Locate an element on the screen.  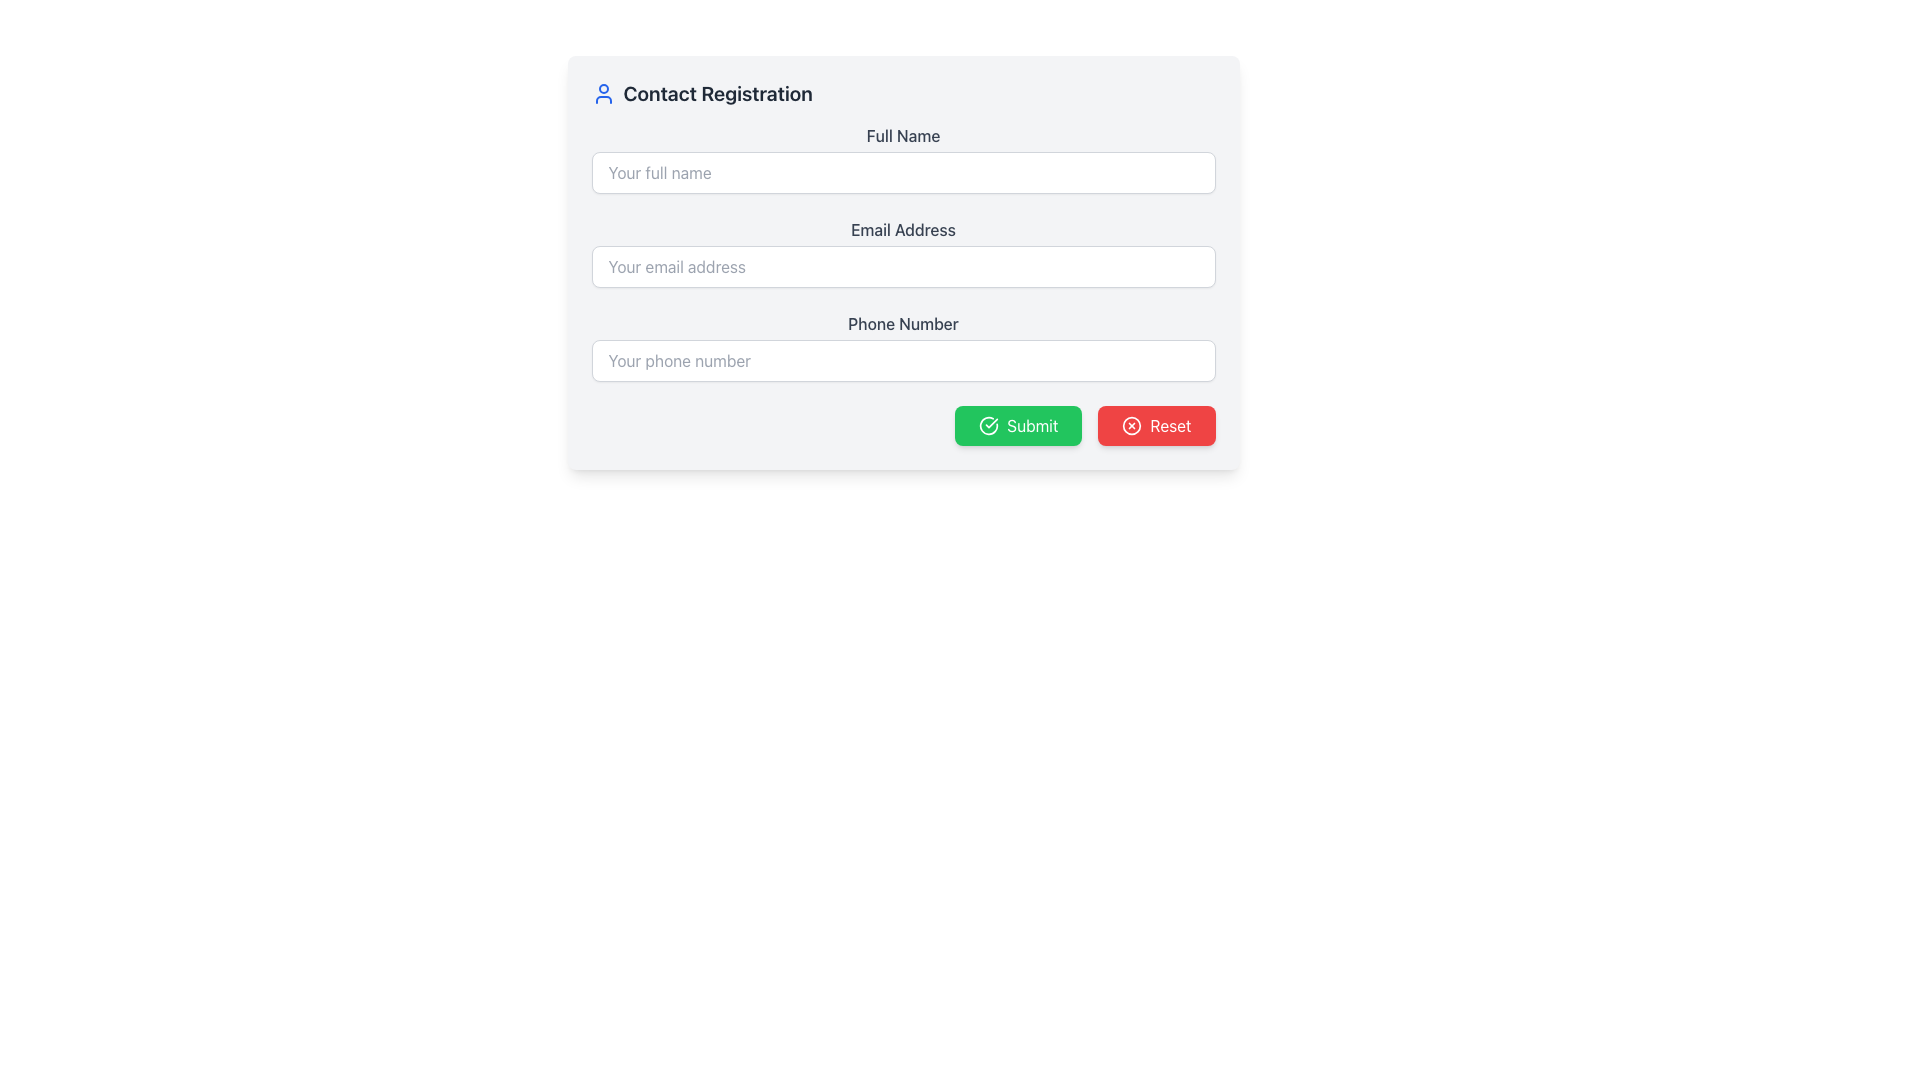
the green 'Submit' button with a white check-circle icon is located at coordinates (1018, 424).